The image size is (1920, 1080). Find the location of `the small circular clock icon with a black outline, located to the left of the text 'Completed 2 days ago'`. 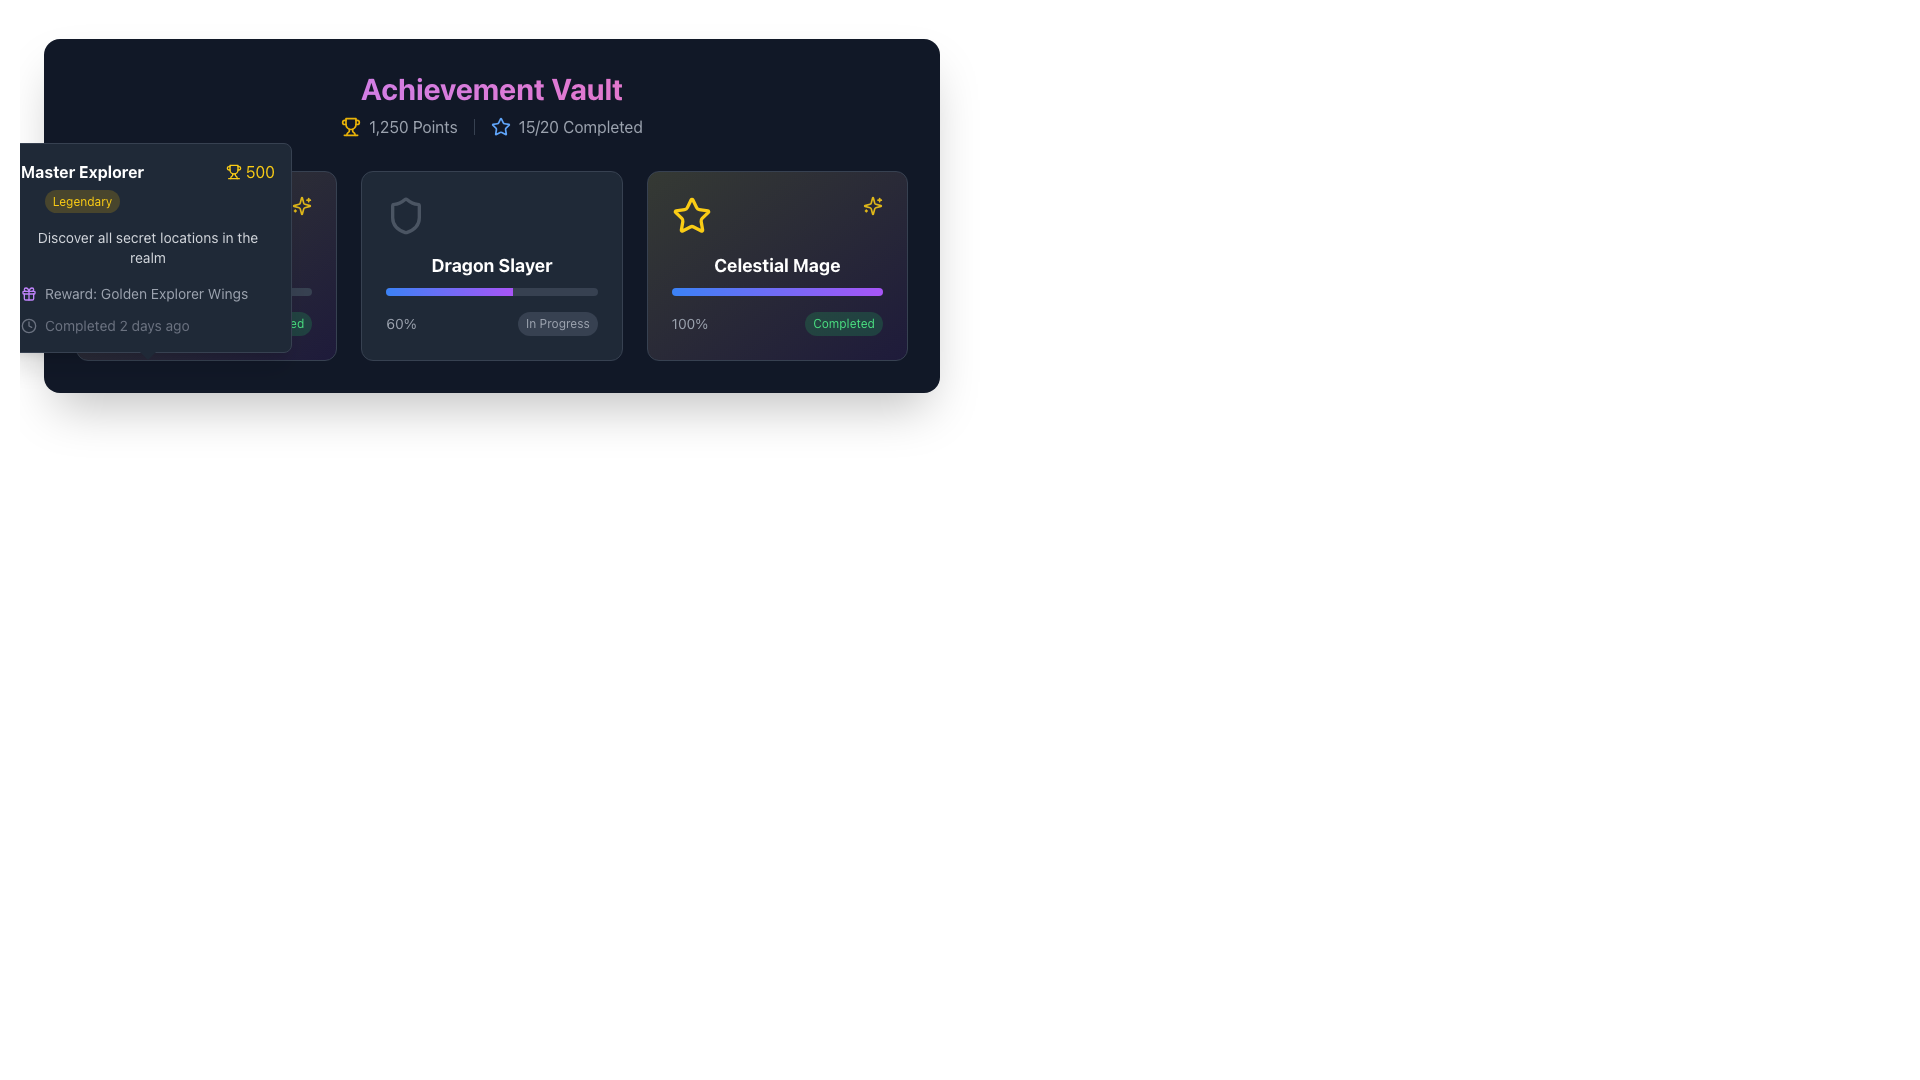

the small circular clock icon with a black outline, located to the left of the text 'Completed 2 days ago' is located at coordinates (28, 325).